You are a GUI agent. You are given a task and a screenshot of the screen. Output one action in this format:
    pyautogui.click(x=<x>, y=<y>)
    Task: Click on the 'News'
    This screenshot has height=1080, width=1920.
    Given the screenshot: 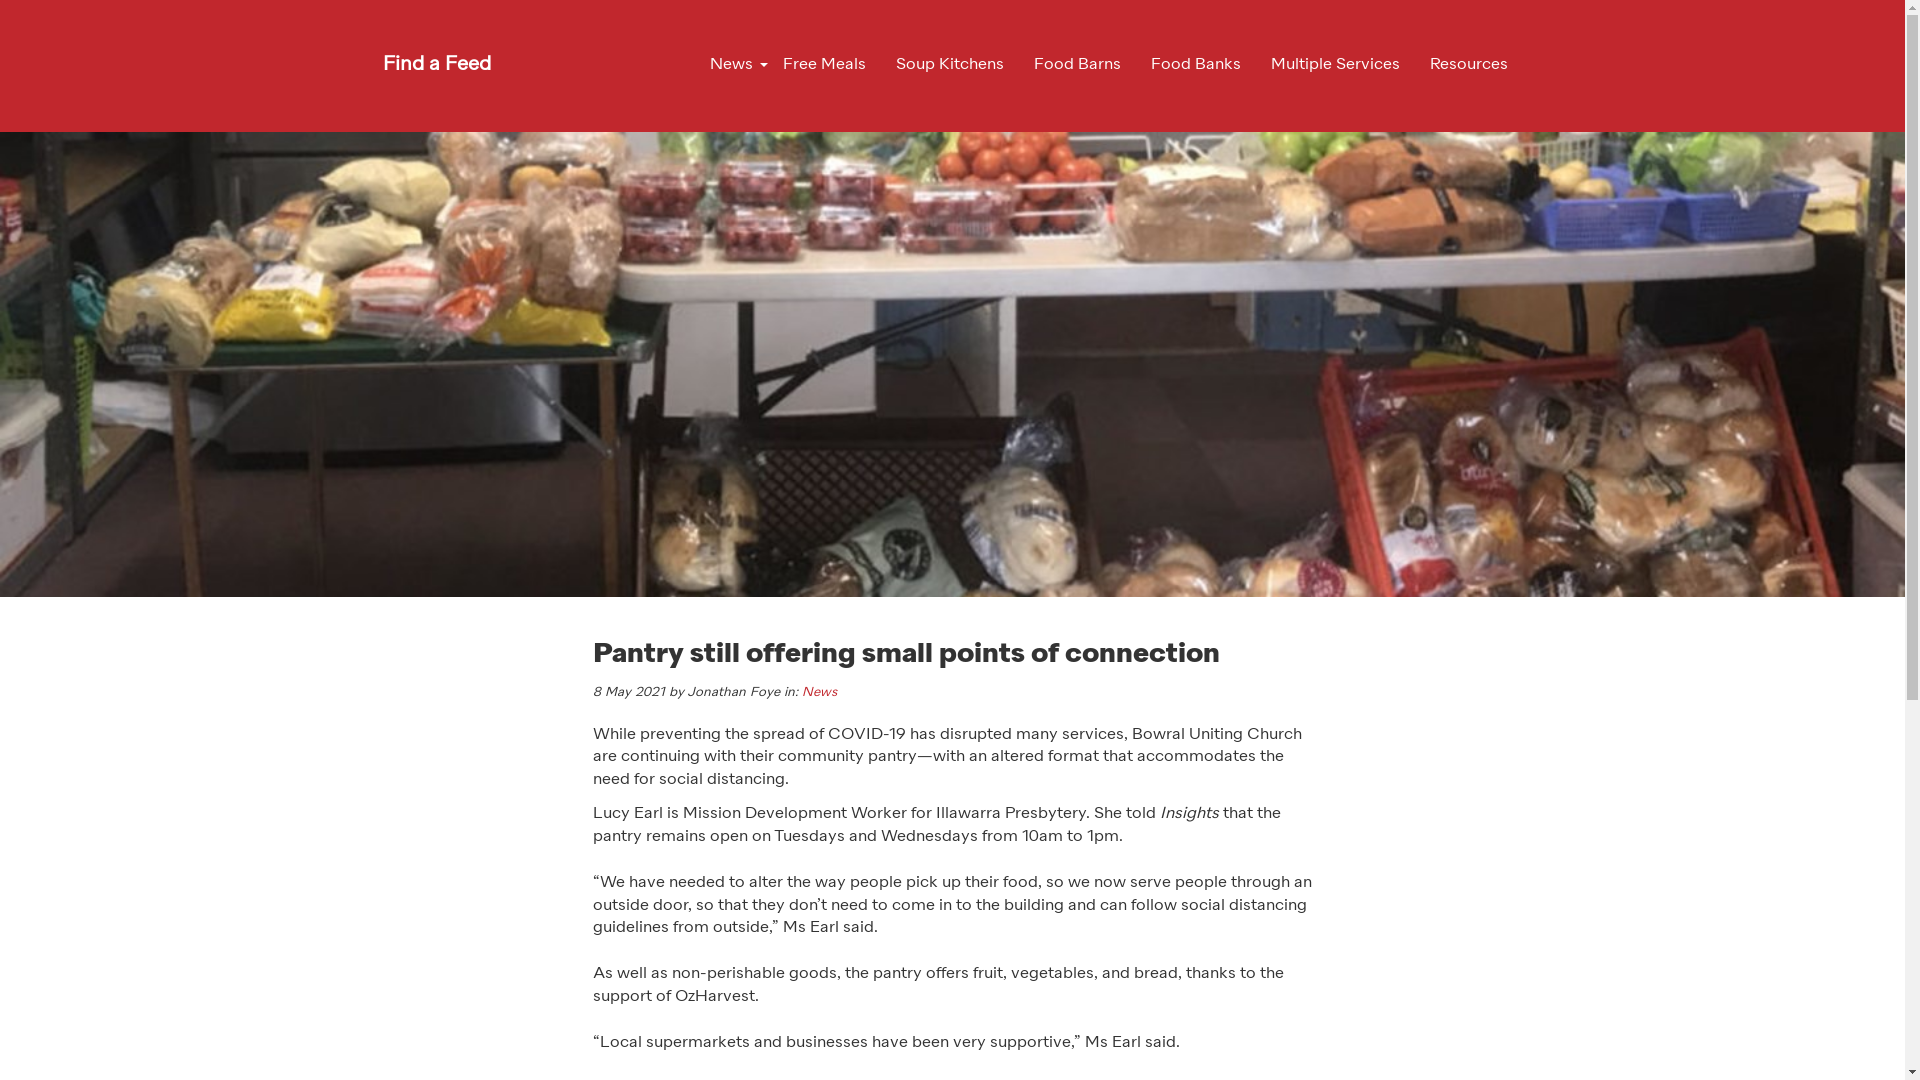 What is the action you would take?
    pyautogui.click(x=819, y=691)
    